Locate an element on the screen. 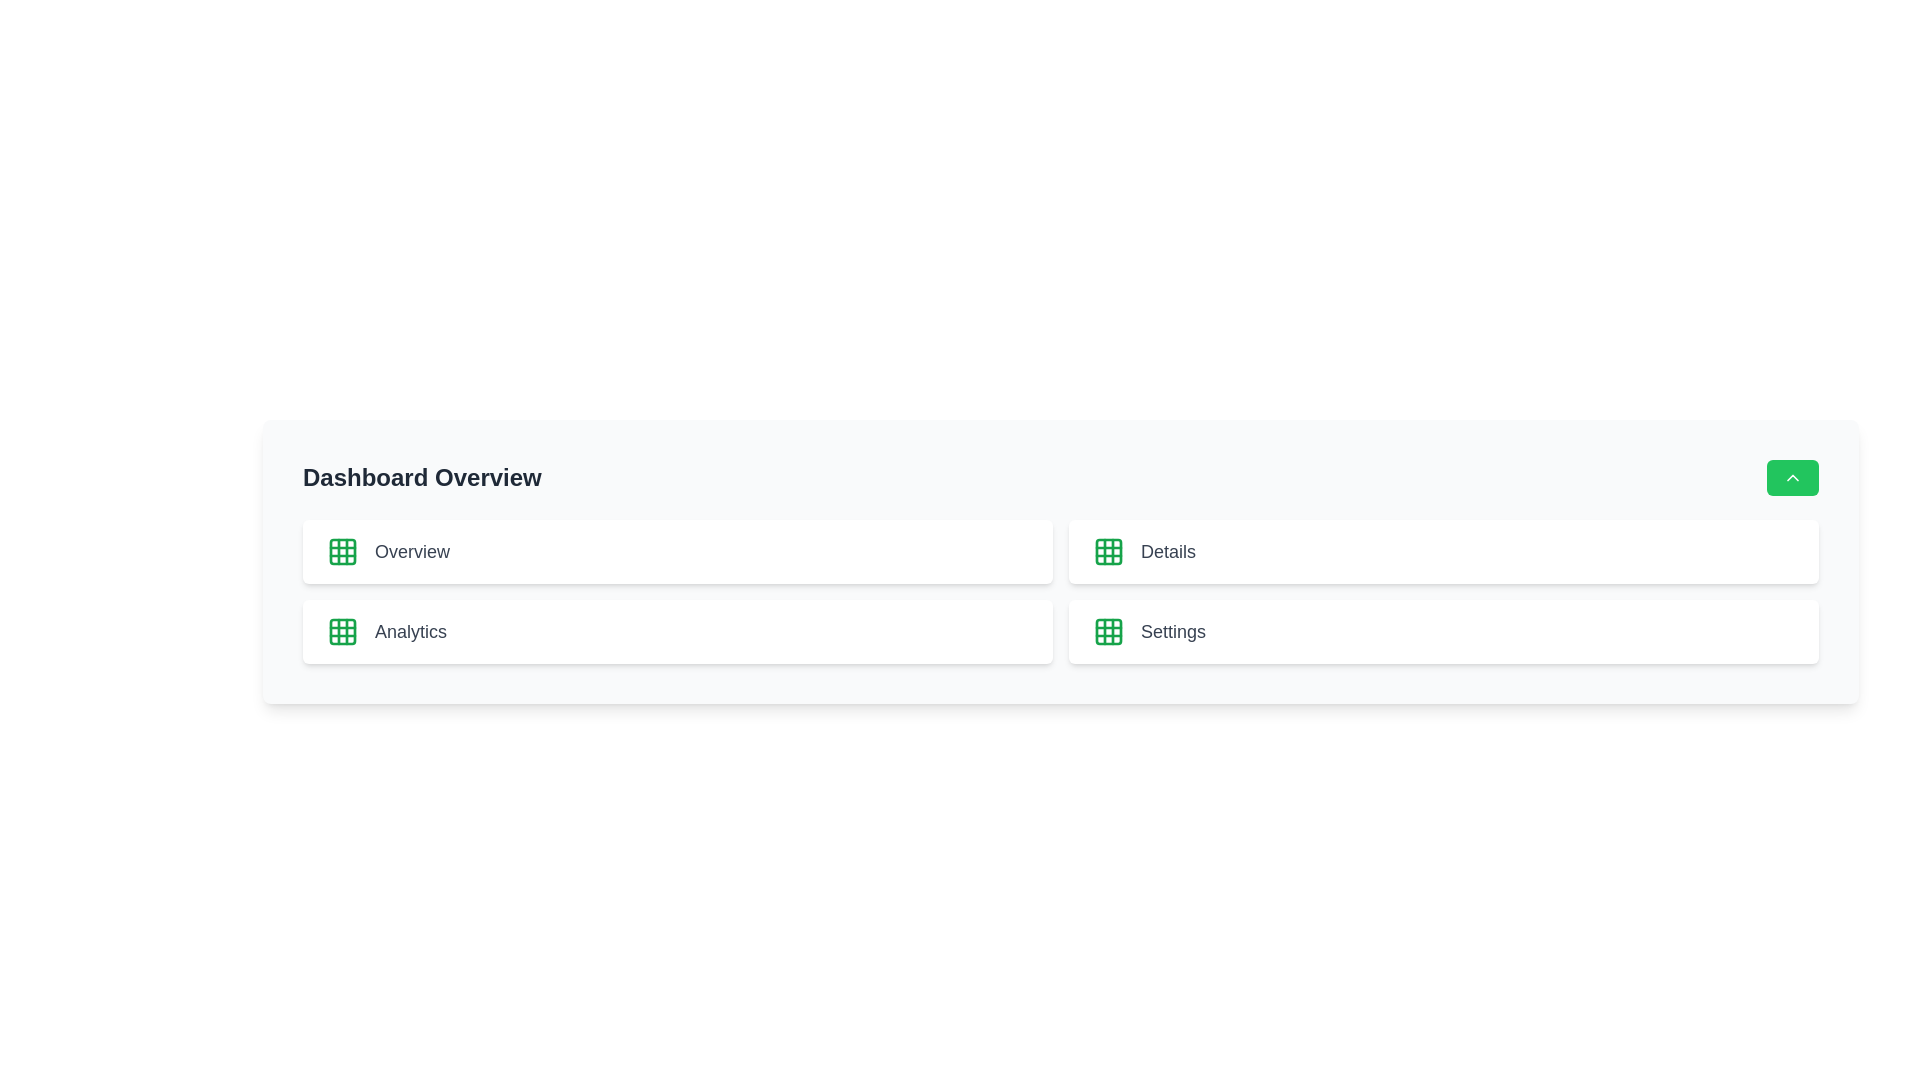  the 'Analytics' button located on the left side of the grid layout, below the 'Overview' box and above the 'Settings' box is located at coordinates (677, 632).